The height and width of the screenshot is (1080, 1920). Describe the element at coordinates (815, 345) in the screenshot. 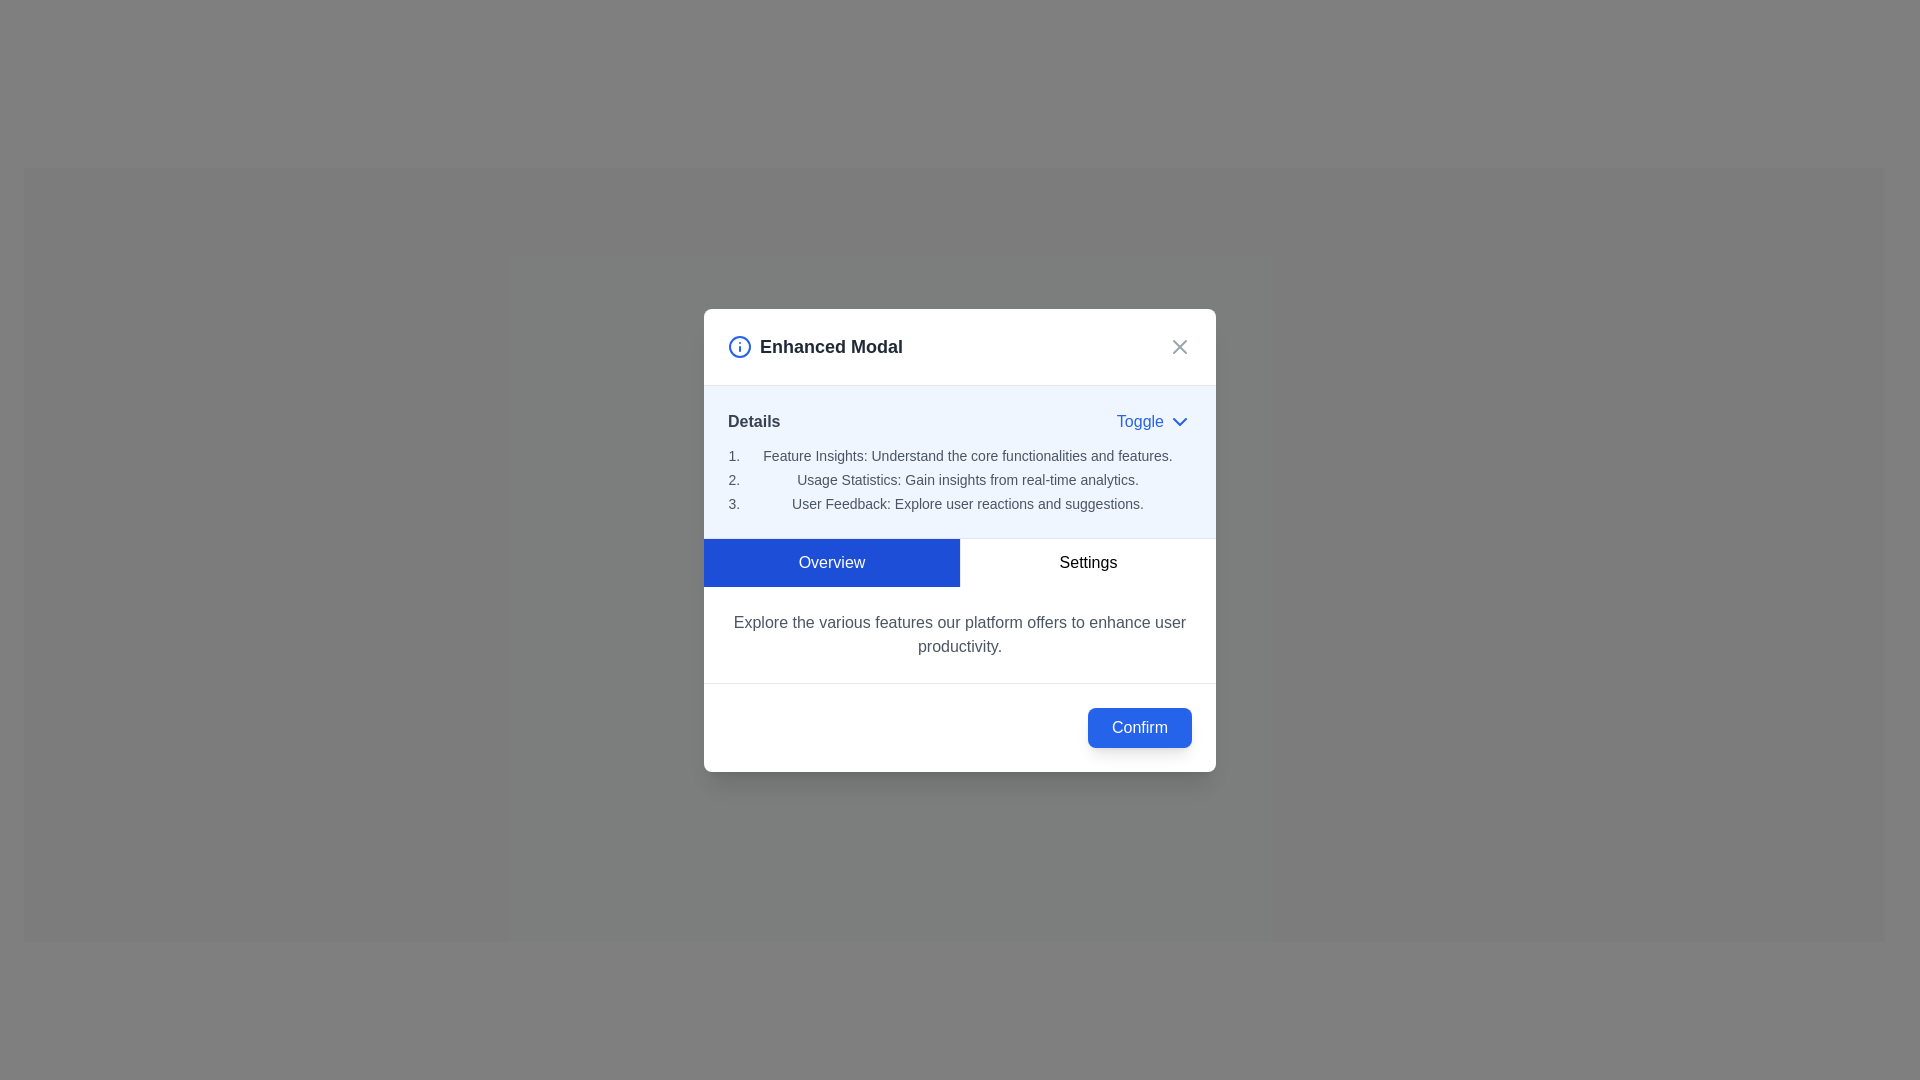

I see `title from the Text Label with Icon displaying 'Enhanced Modal', which is styled with bold font and dark gray color, located in the top bar of the modal window` at that location.